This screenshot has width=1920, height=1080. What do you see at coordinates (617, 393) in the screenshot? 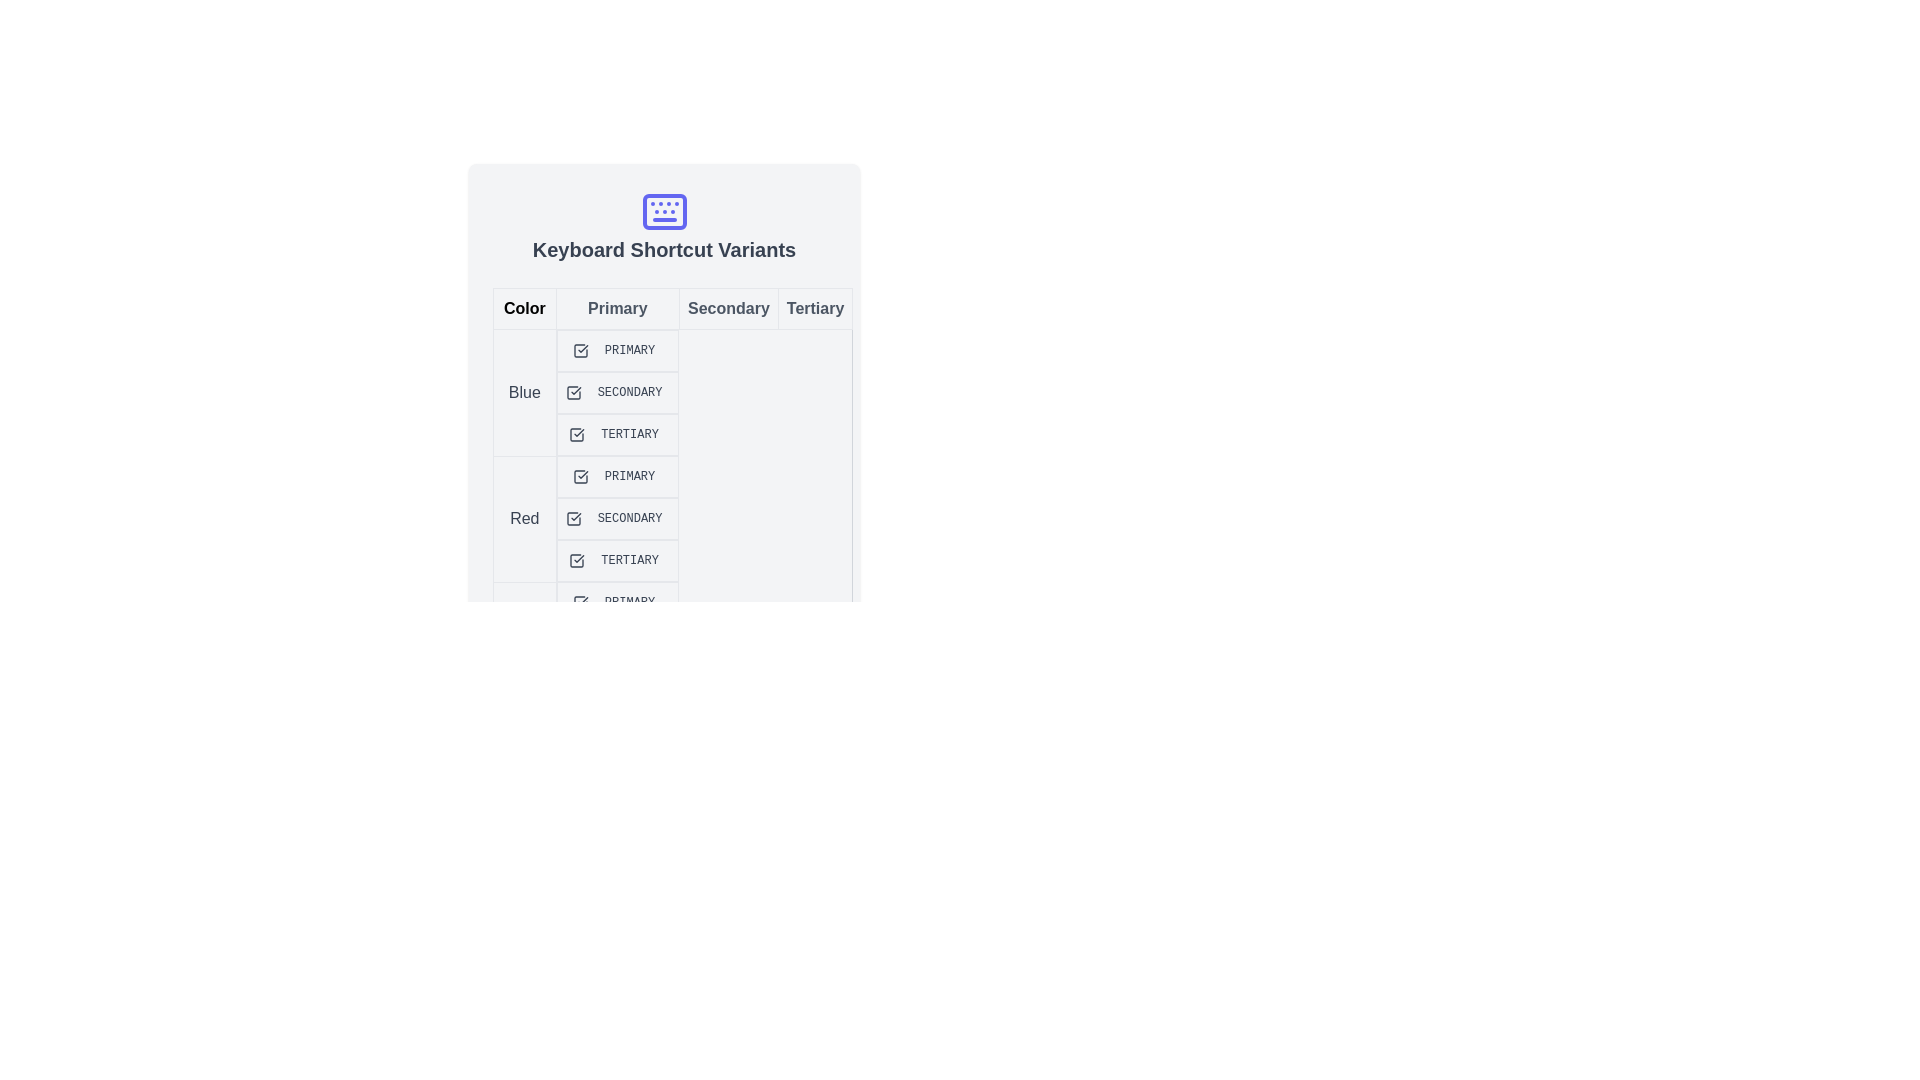
I see `the text label displaying 'SECONDARY' in blue, located in the 'Blue' section under the 'Secondary' column` at bounding box center [617, 393].